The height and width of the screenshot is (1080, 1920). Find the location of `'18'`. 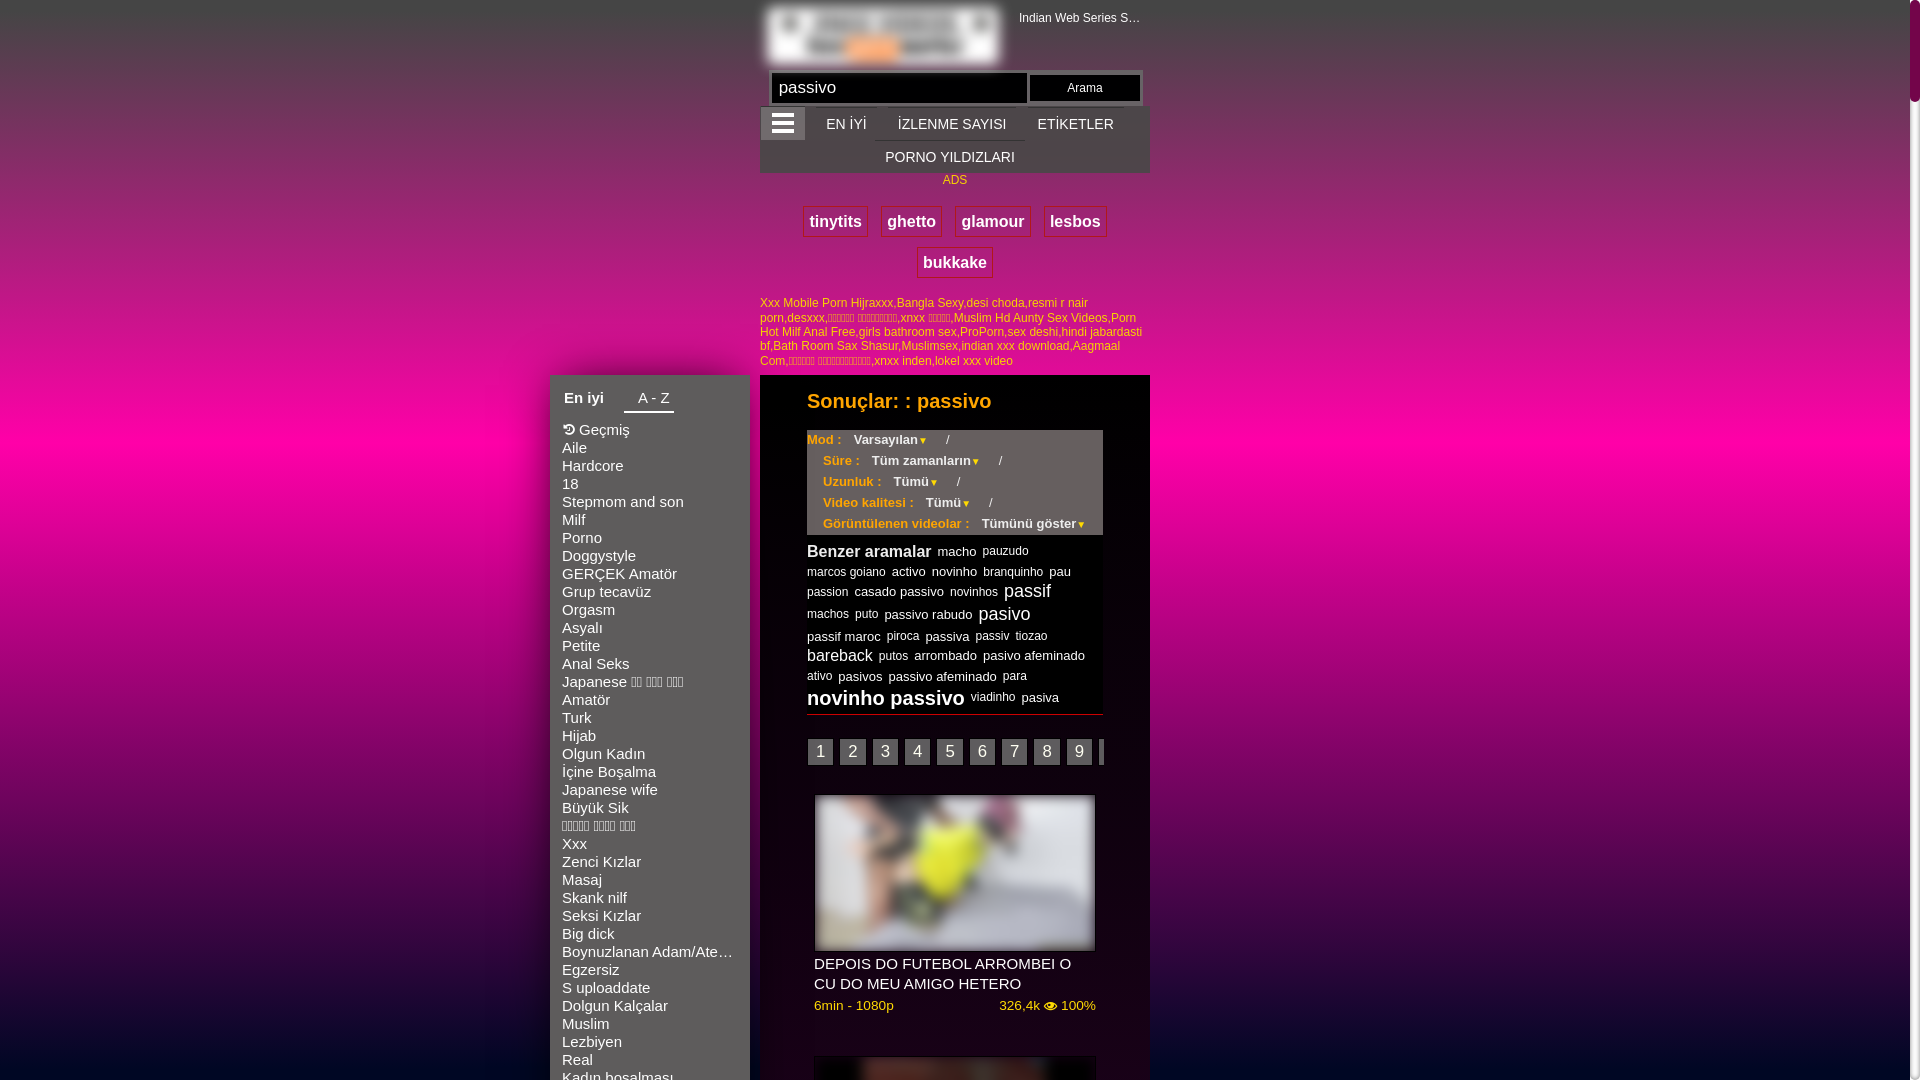

'18' is located at coordinates (649, 483).